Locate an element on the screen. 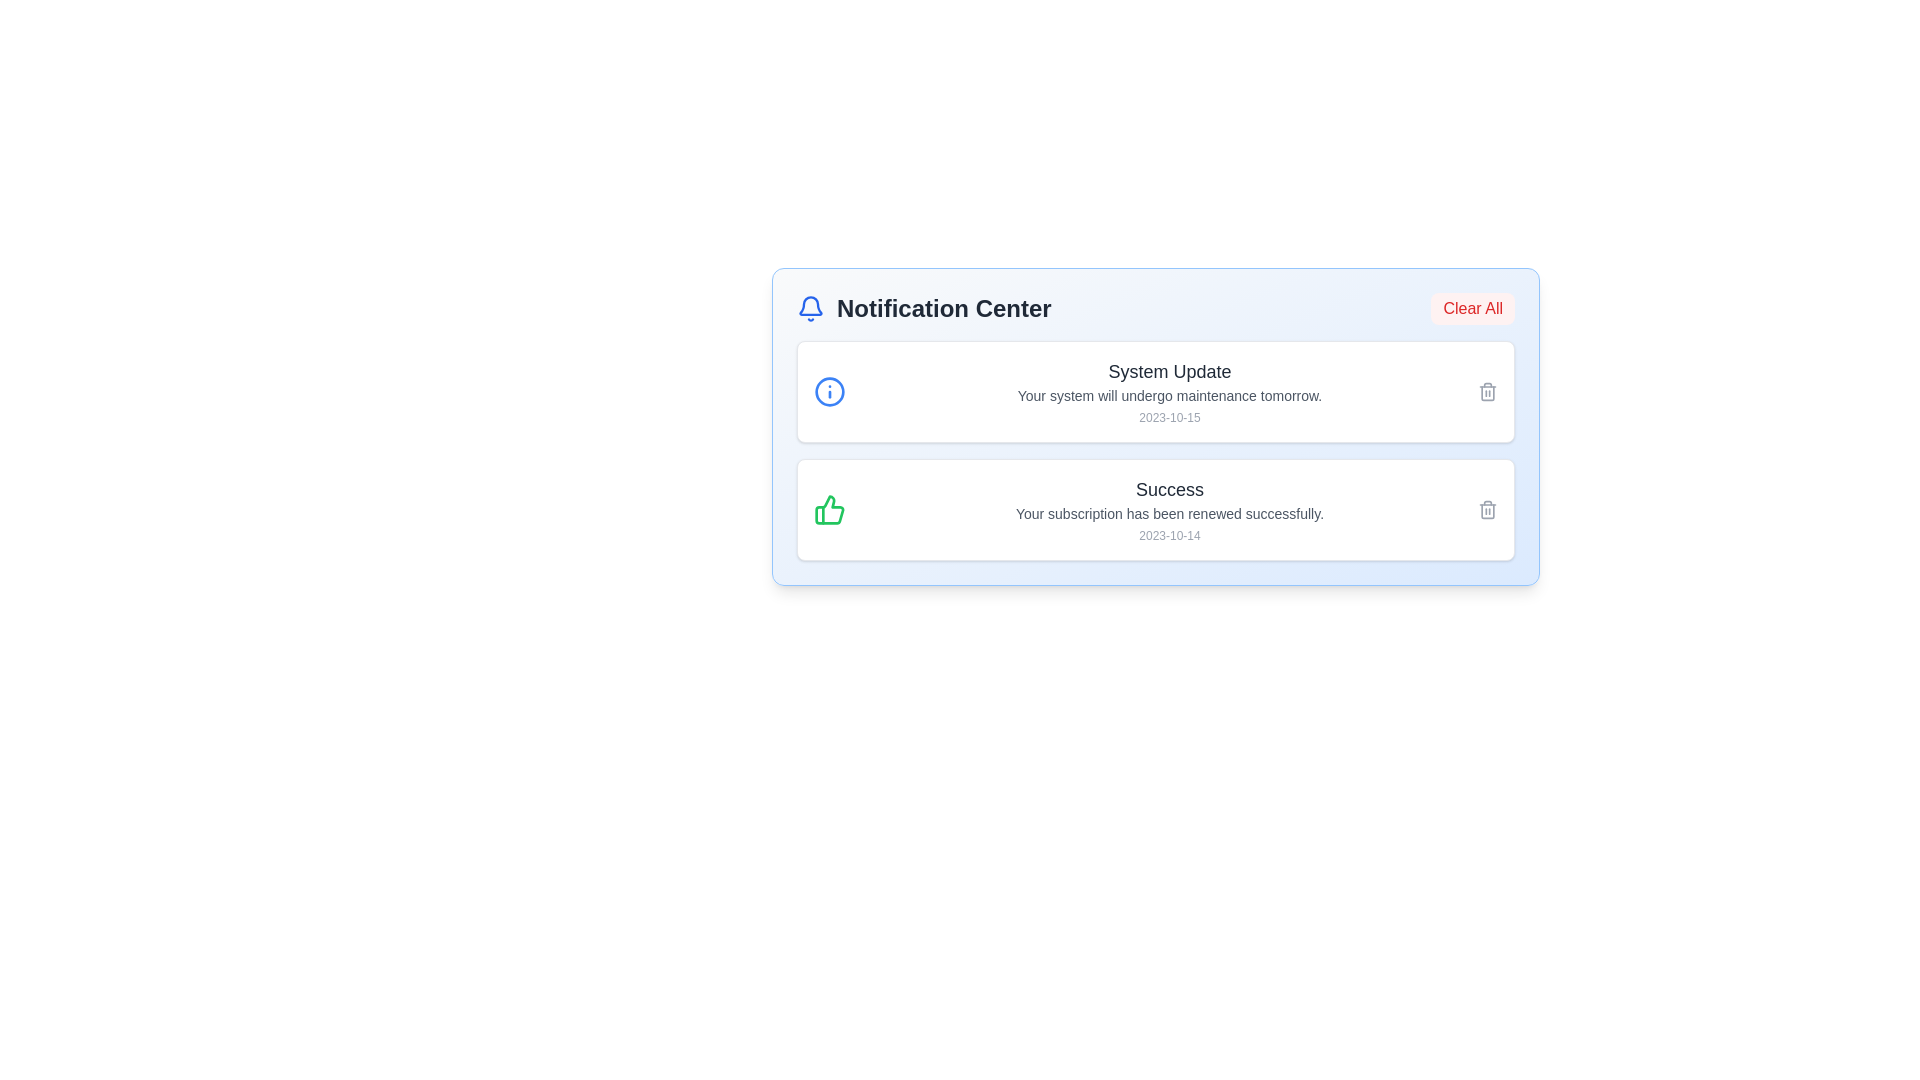  the text display element that shows the date for the 'System Update' notification, located below the description 'Your system will undergo maintenance tomorrow.' is located at coordinates (1170, 416).